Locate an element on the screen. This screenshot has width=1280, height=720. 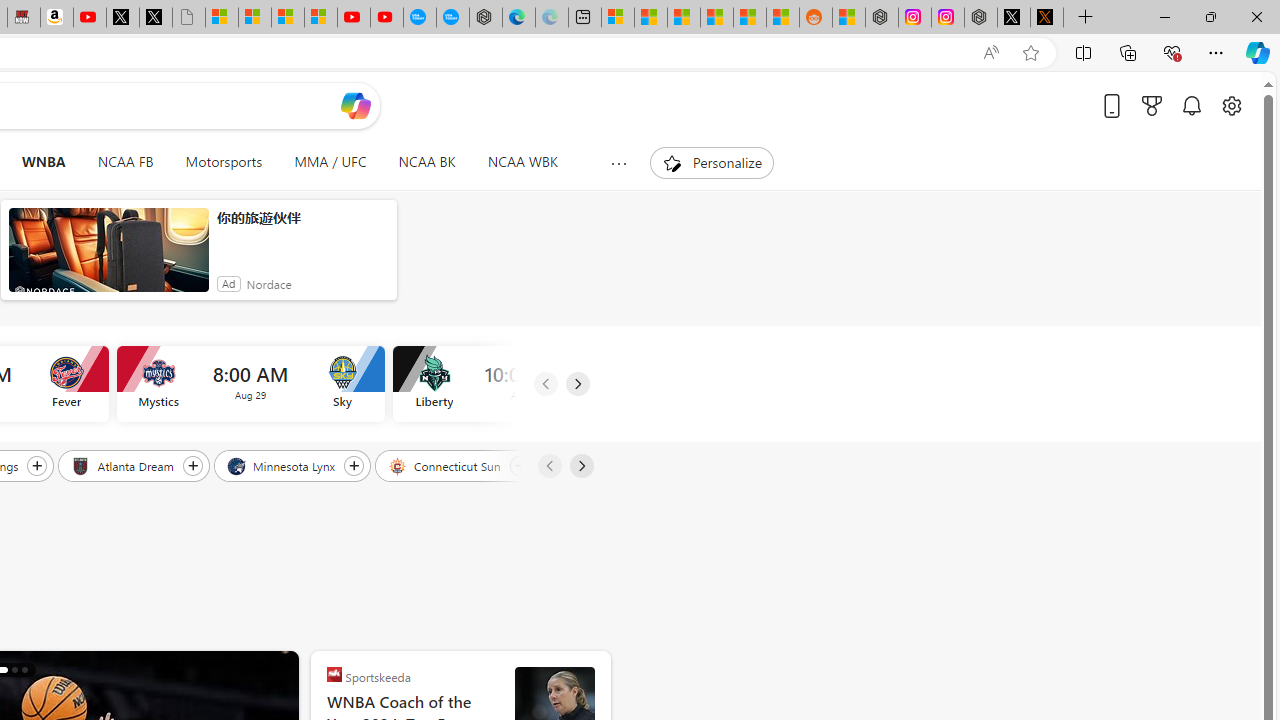
'Notifications' is located at coordinates (1192, 105).